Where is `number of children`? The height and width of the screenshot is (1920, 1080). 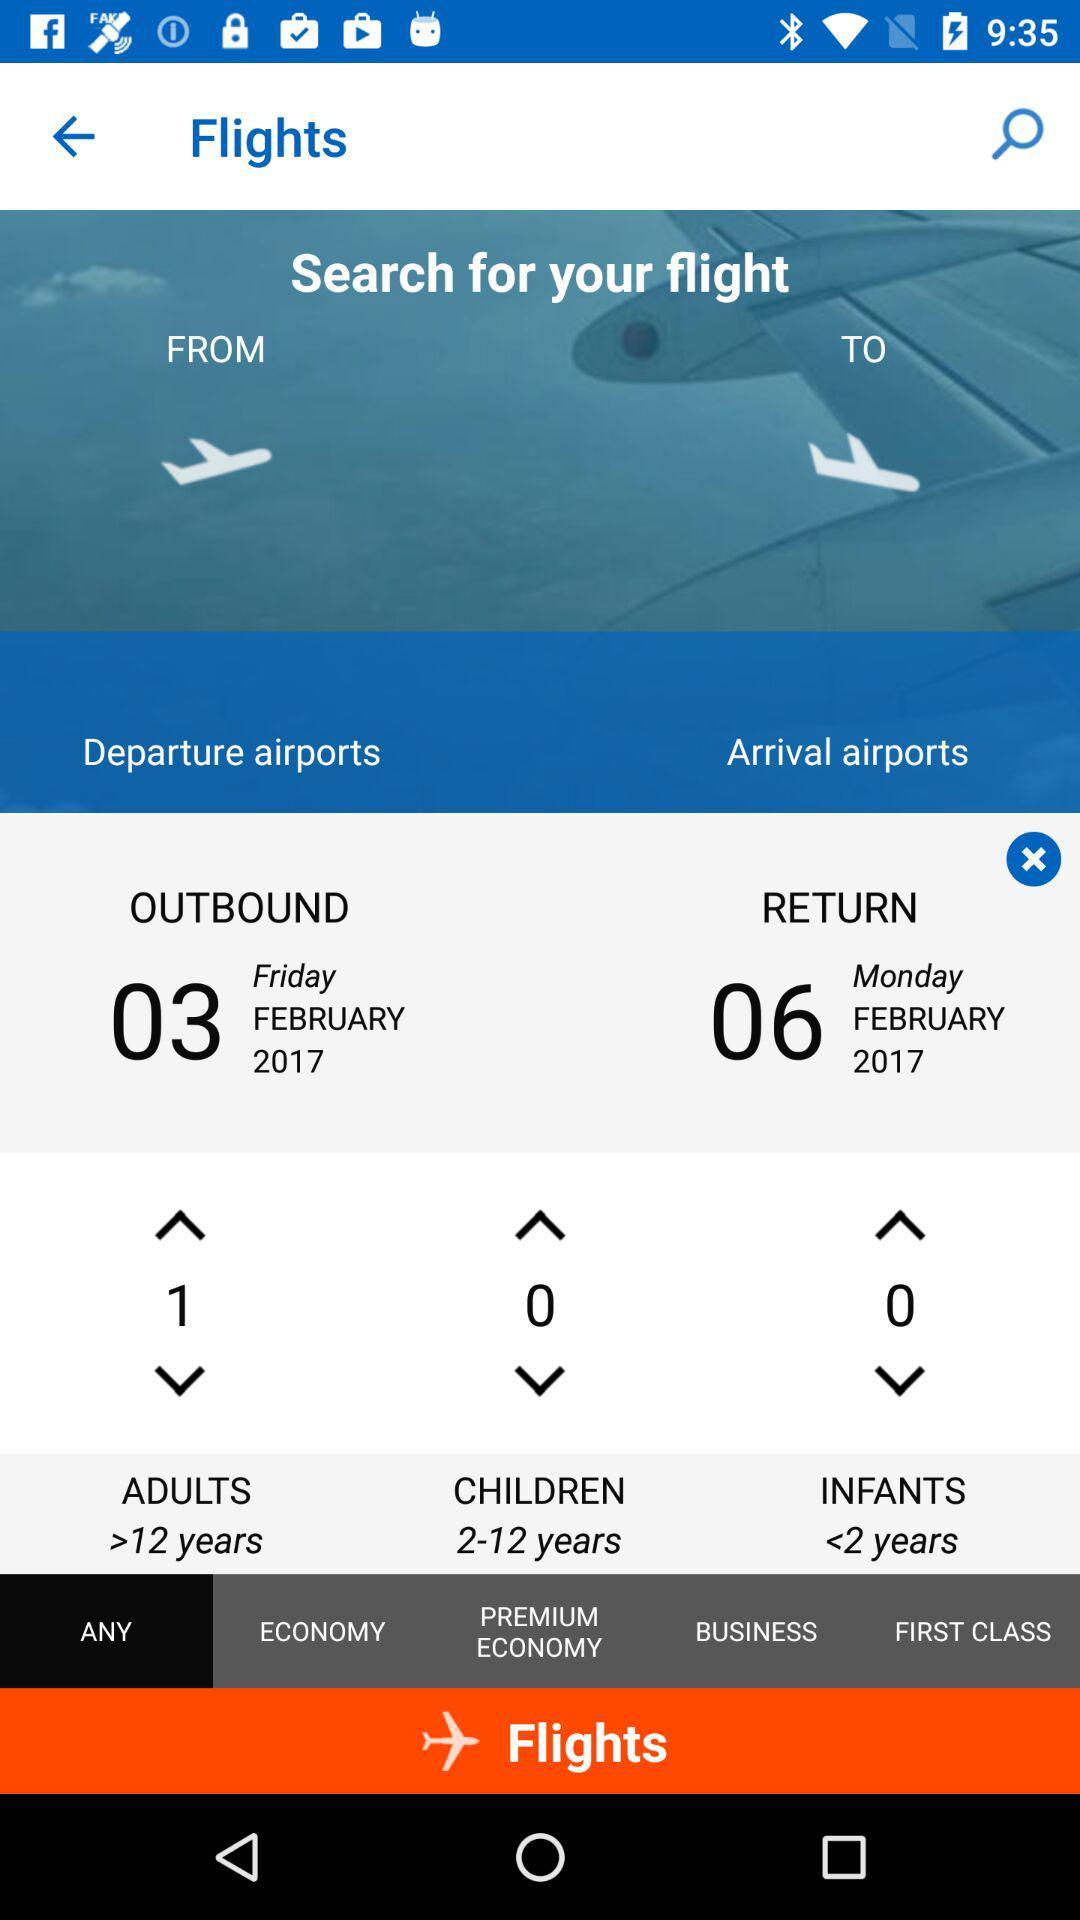 number of children is located at coordinates (540, 1380).